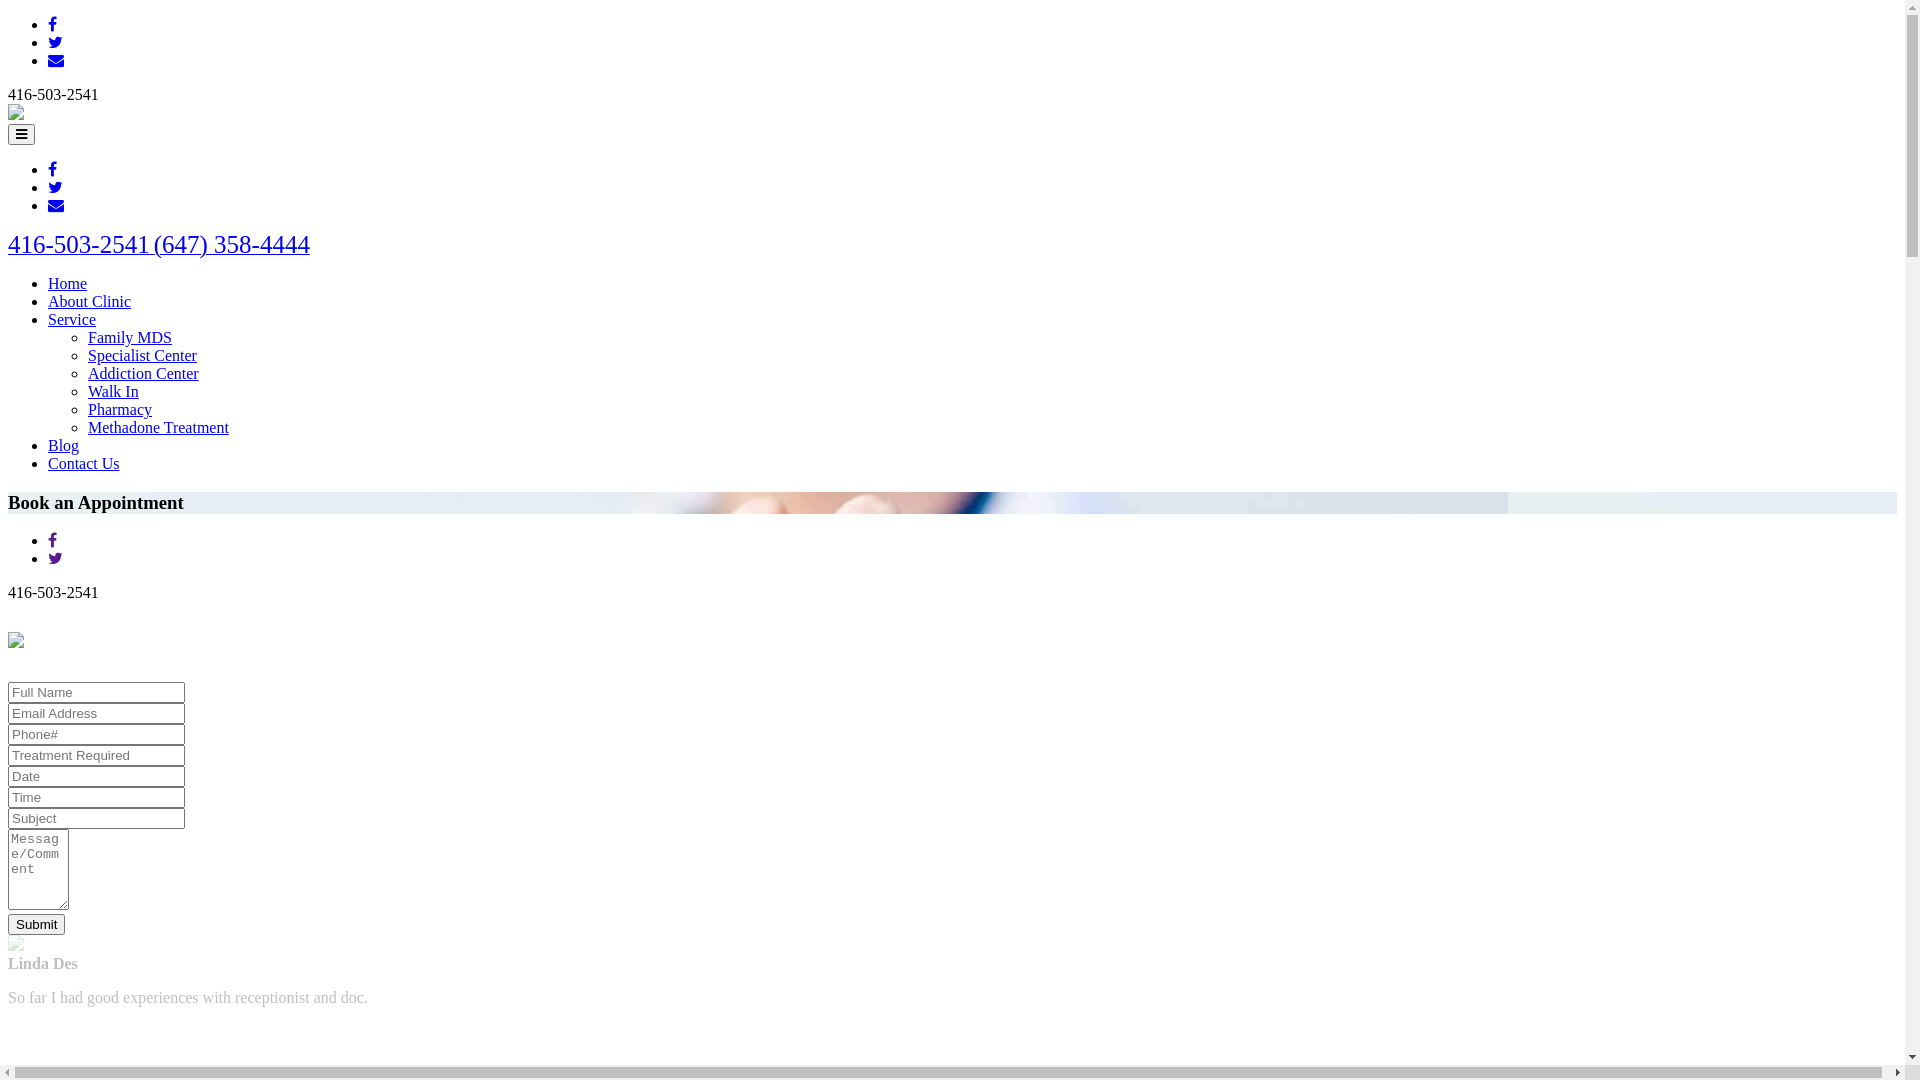 The width and height of the screenshot is (1920, 1080). Describe the element at coordinates (112, 391) in the screenshot. I see `'Walk In'` at that location.